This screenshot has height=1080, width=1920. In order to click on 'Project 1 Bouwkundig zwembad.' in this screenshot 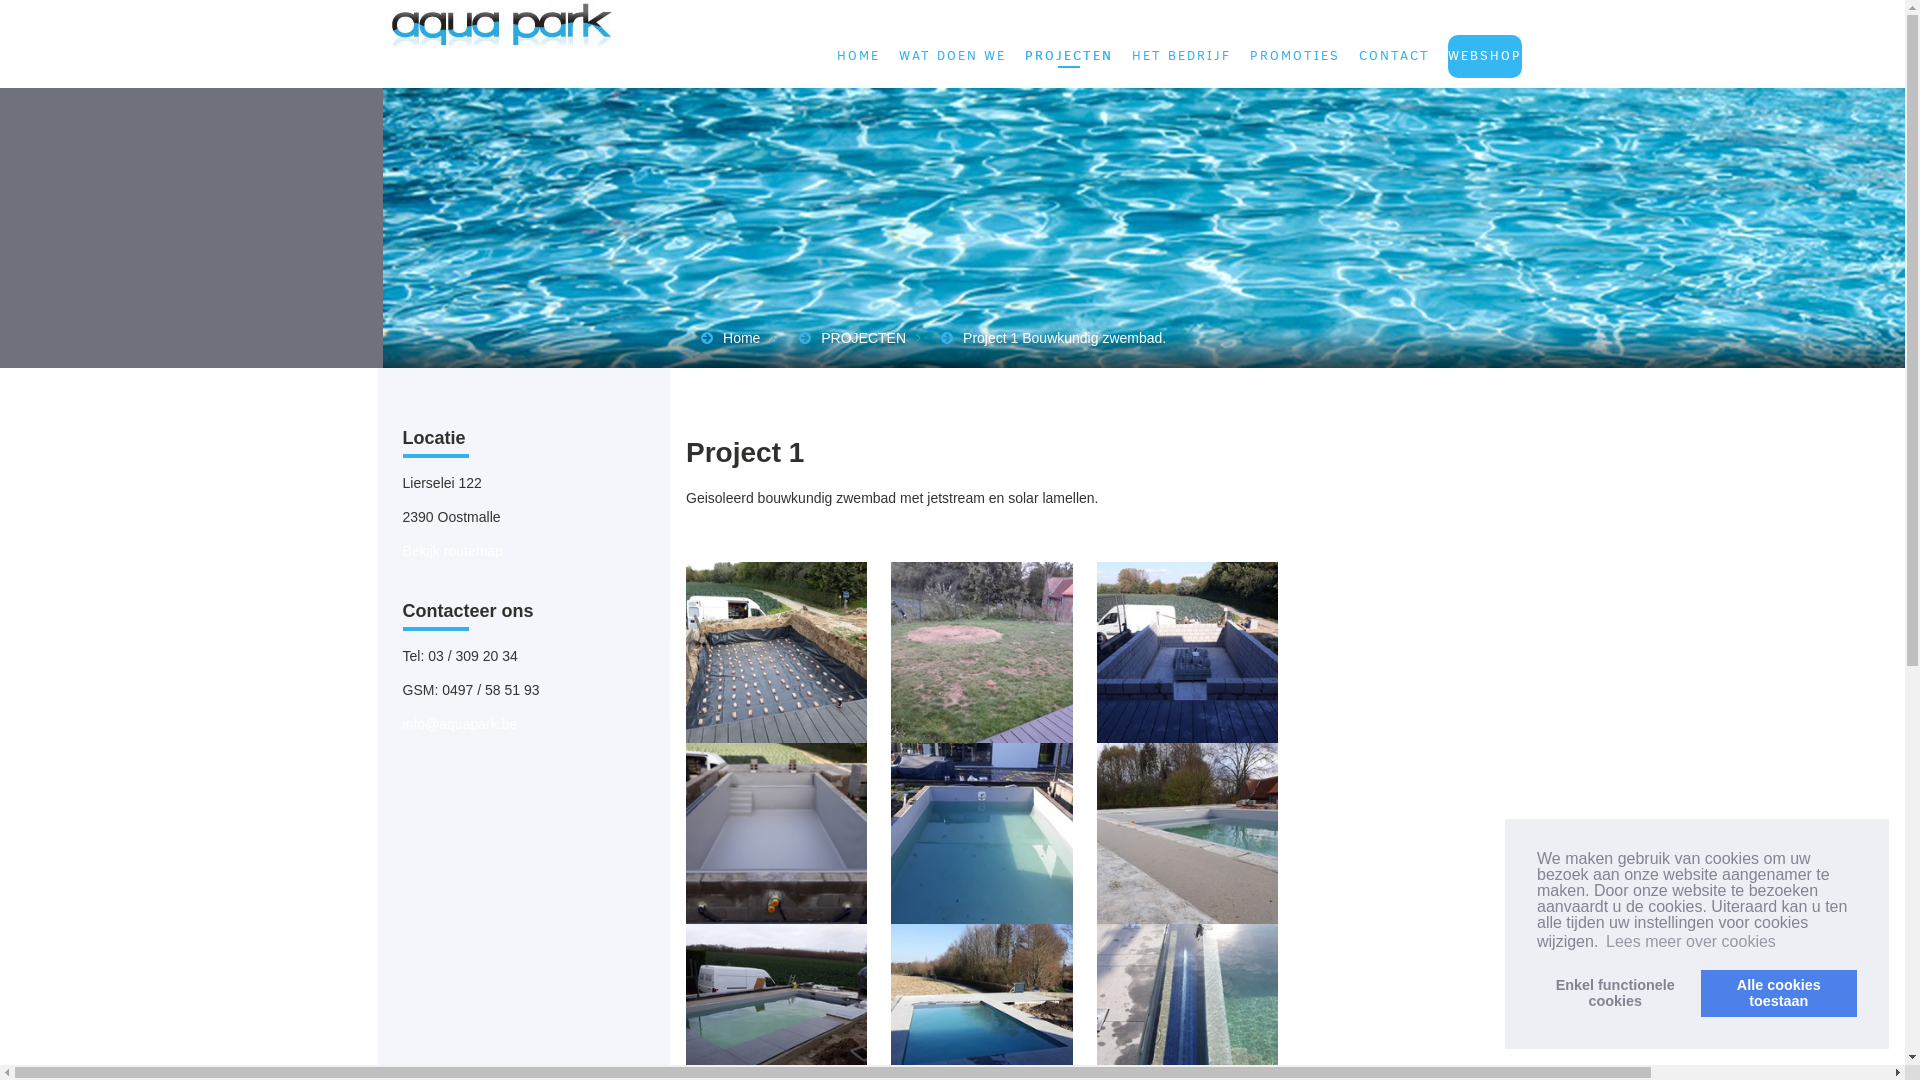, I will do `click(1063, 337)`.